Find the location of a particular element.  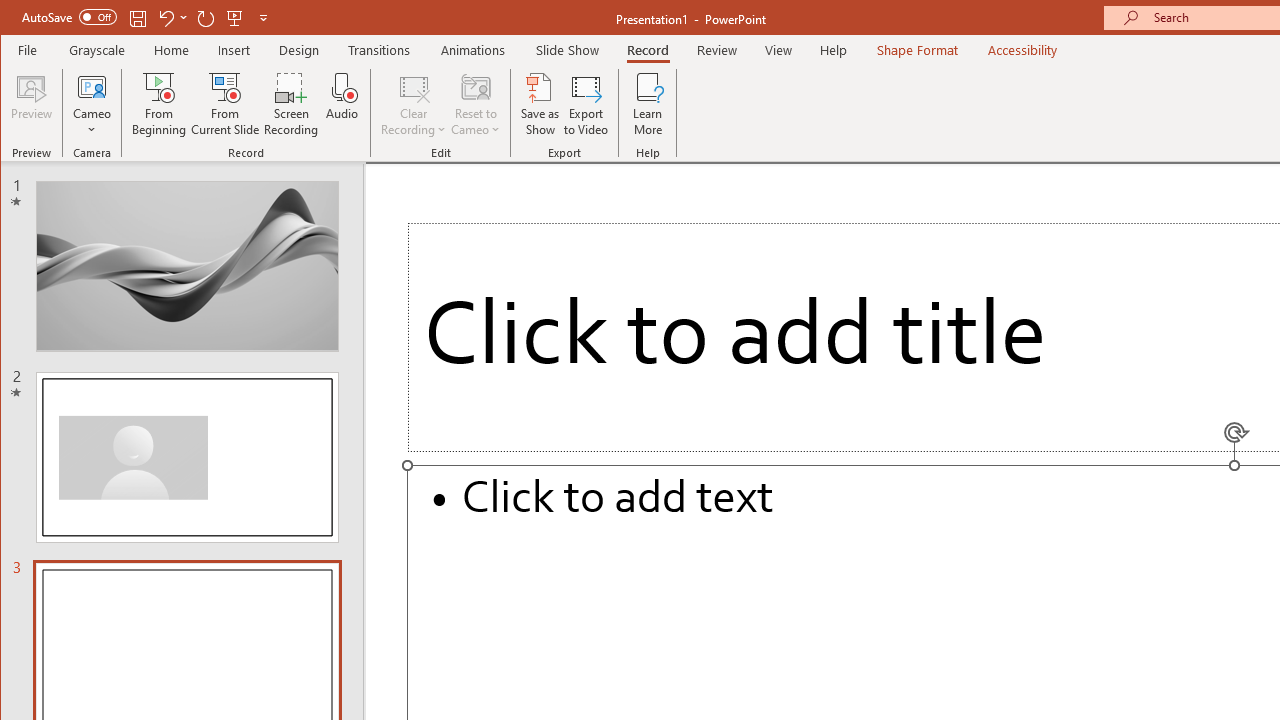

'Design' is located at coordinates (298, 49).